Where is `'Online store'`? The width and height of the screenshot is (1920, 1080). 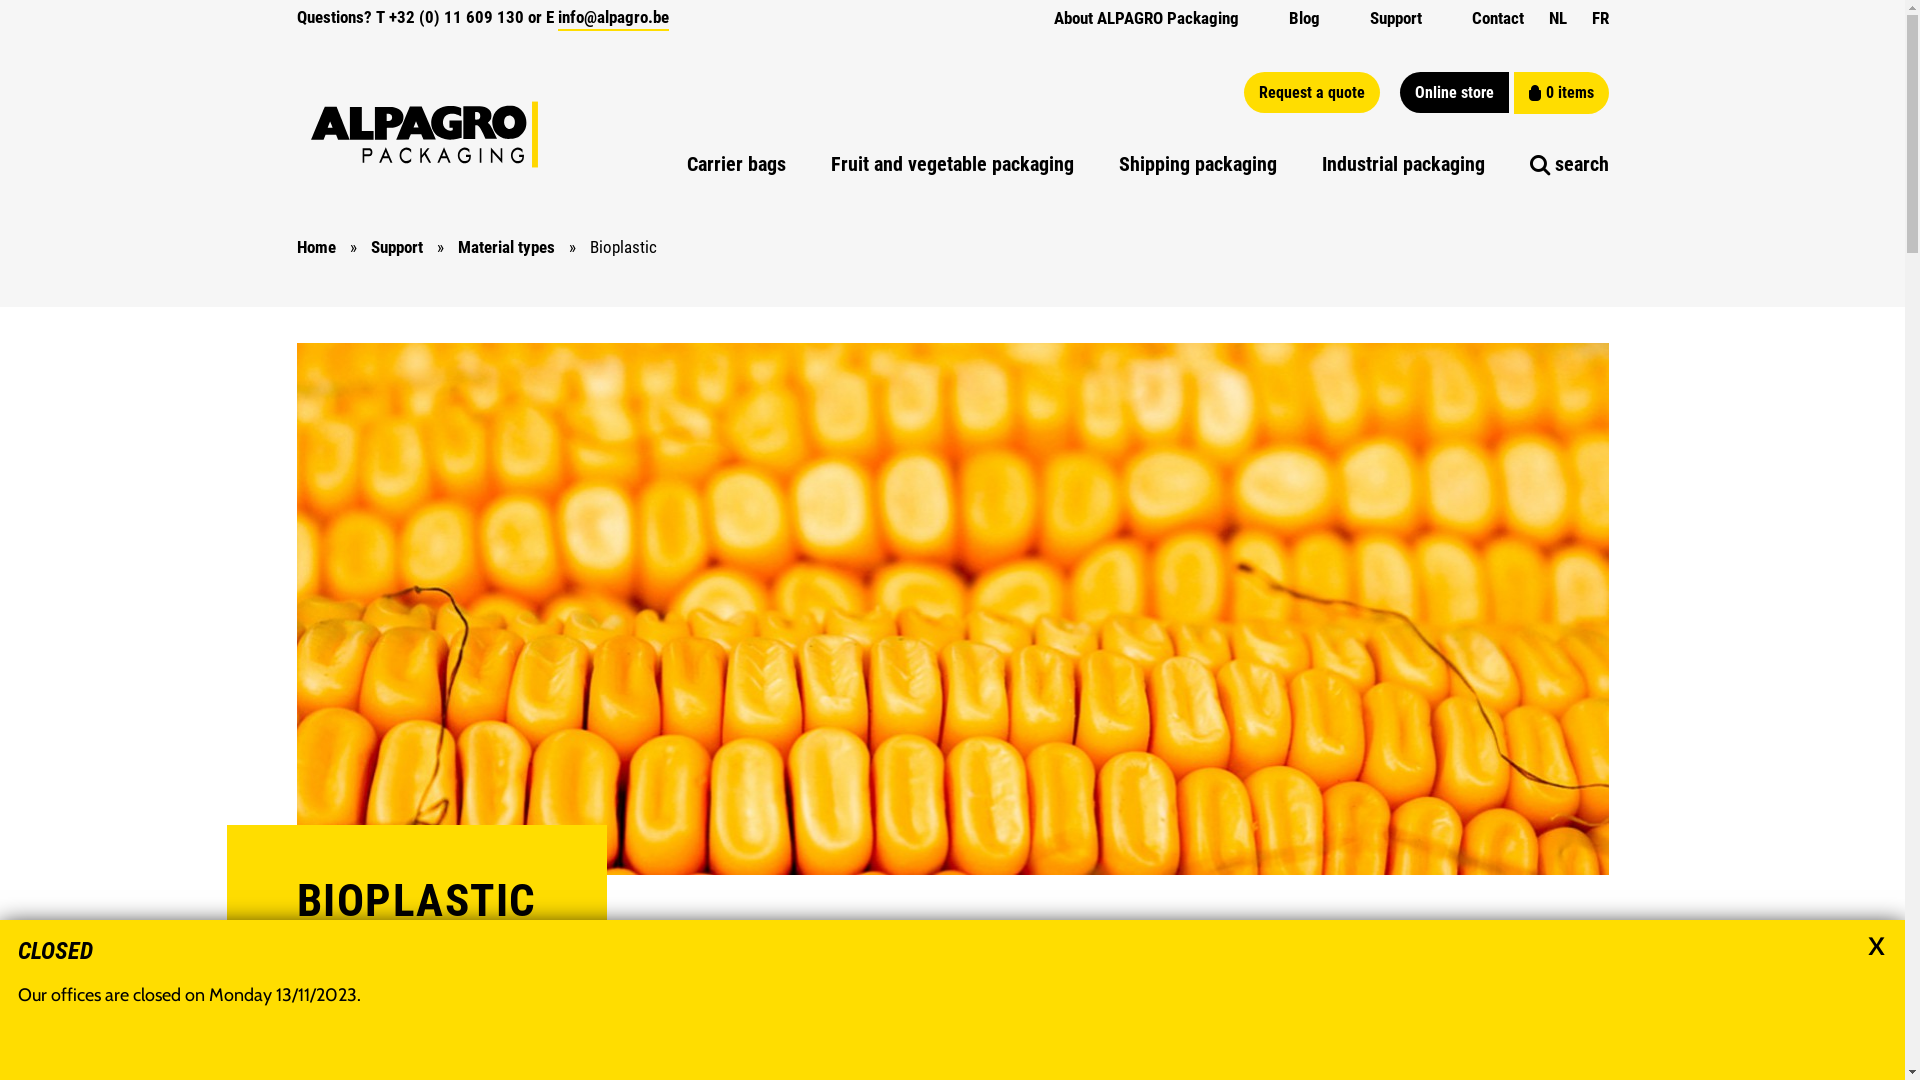
'Online store' is located at coordinates (1454, 92).